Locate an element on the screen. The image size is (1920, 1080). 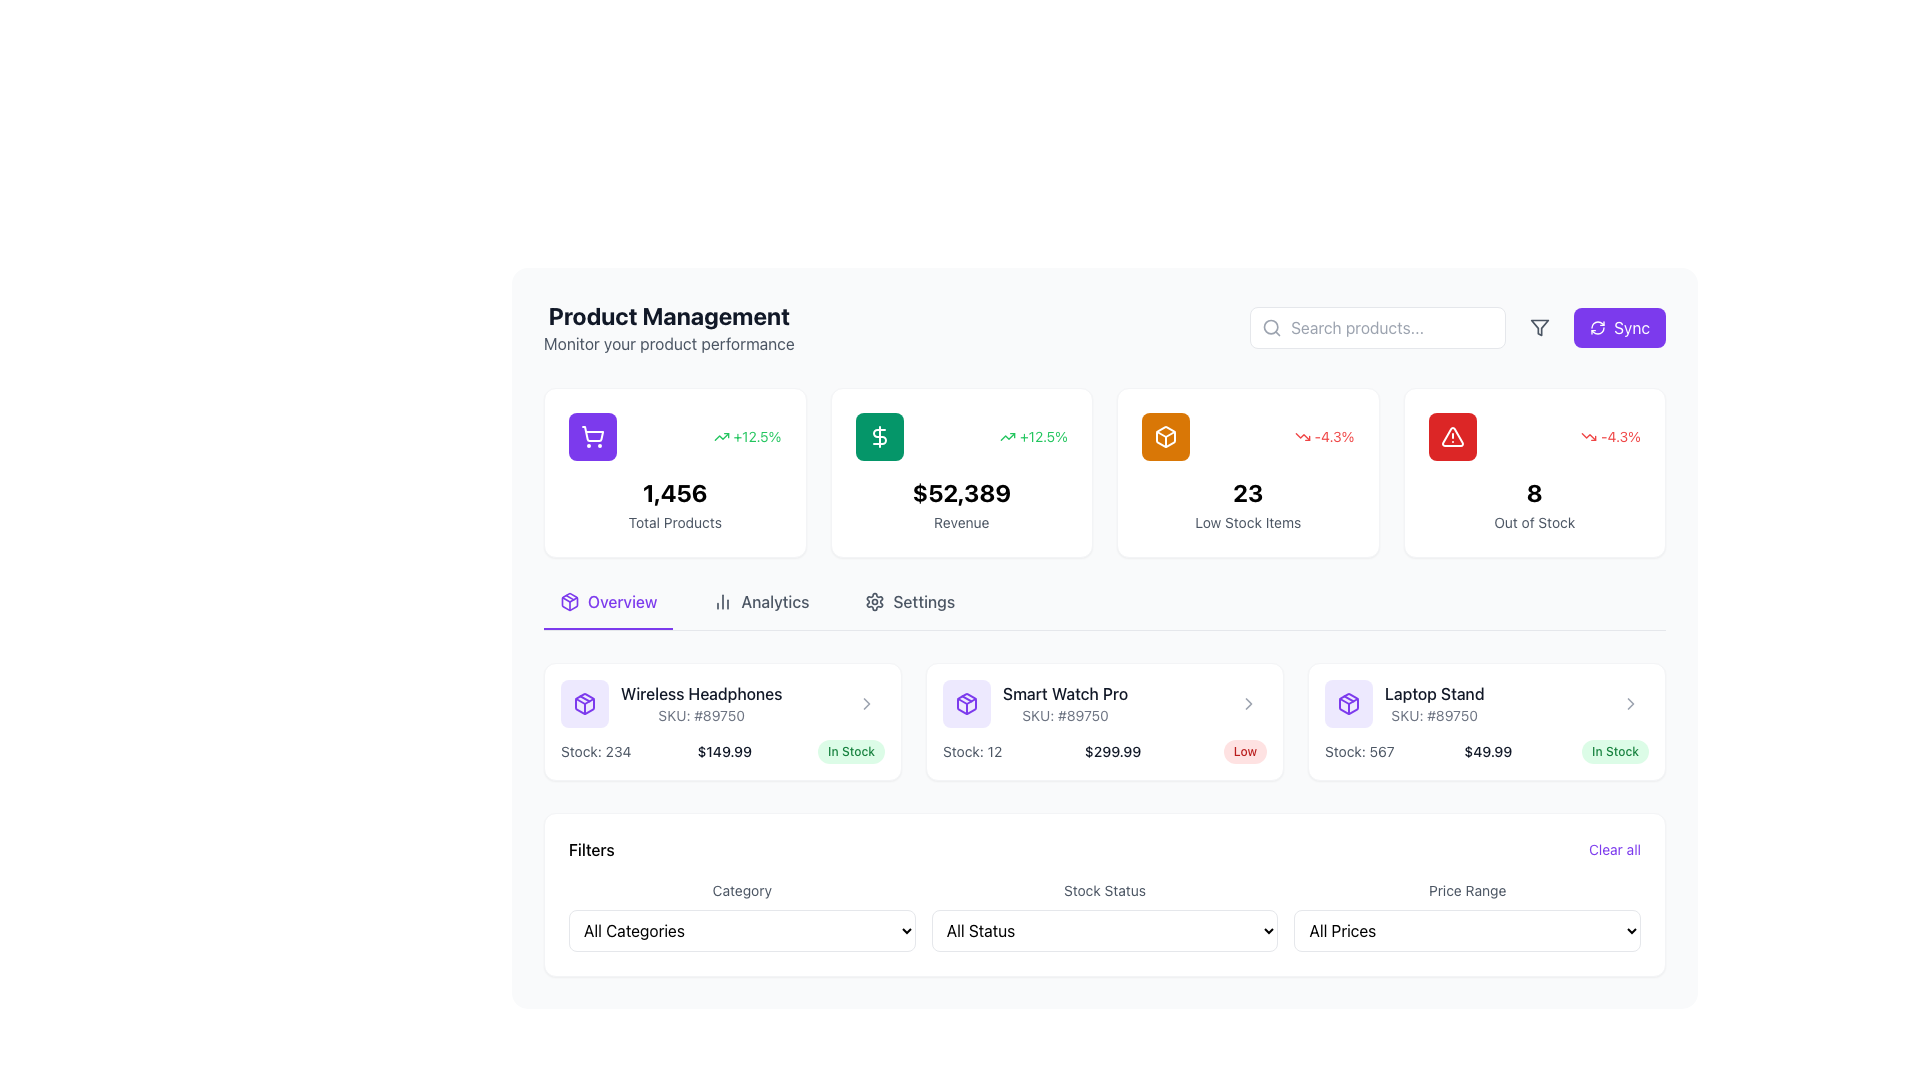
the text label displaying 'Laptop Stand' and 'SKU: #89750', located within the product summary component in the main content area is located at coordinates (1403, 703).